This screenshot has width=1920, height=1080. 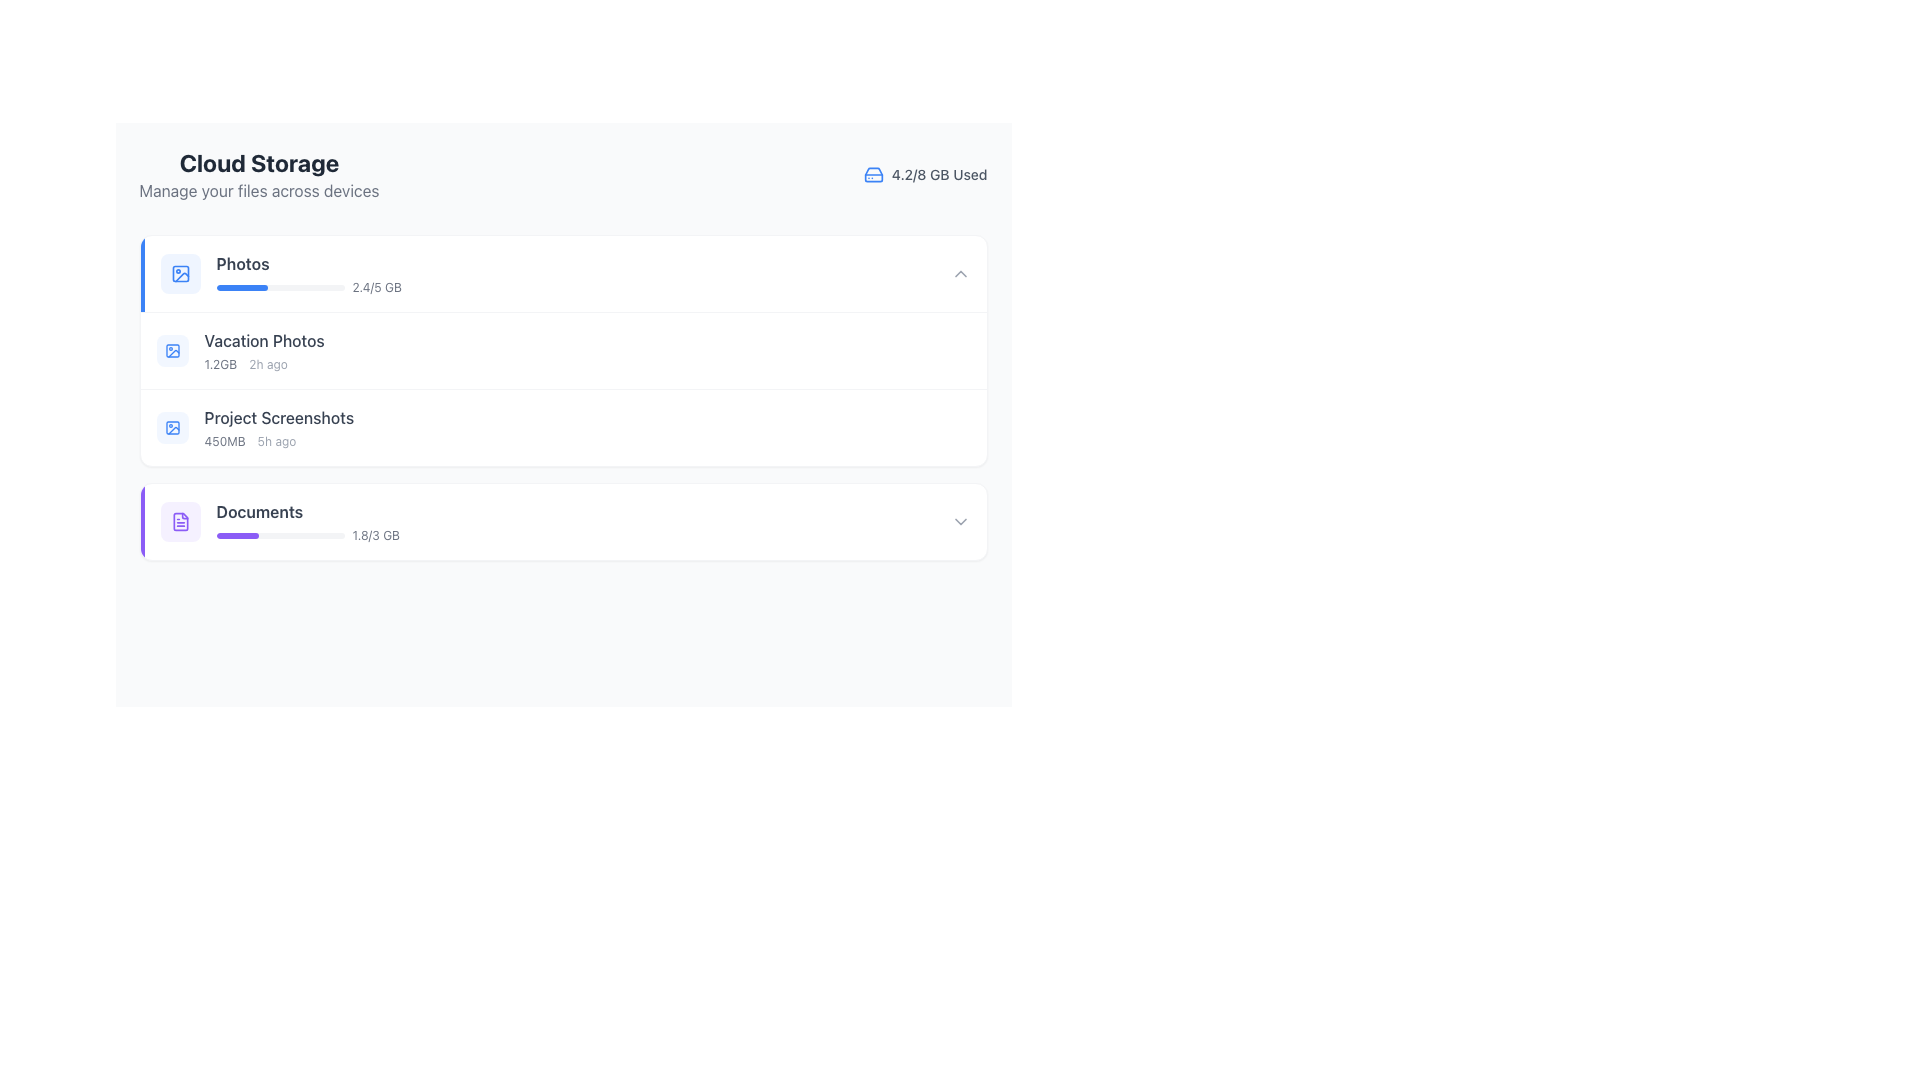 I want to click on the small textual label displaying '5h ago' in the 'Project Screenshots' section of the 'Cloud Storage' interface, so click(x=276, y=441).